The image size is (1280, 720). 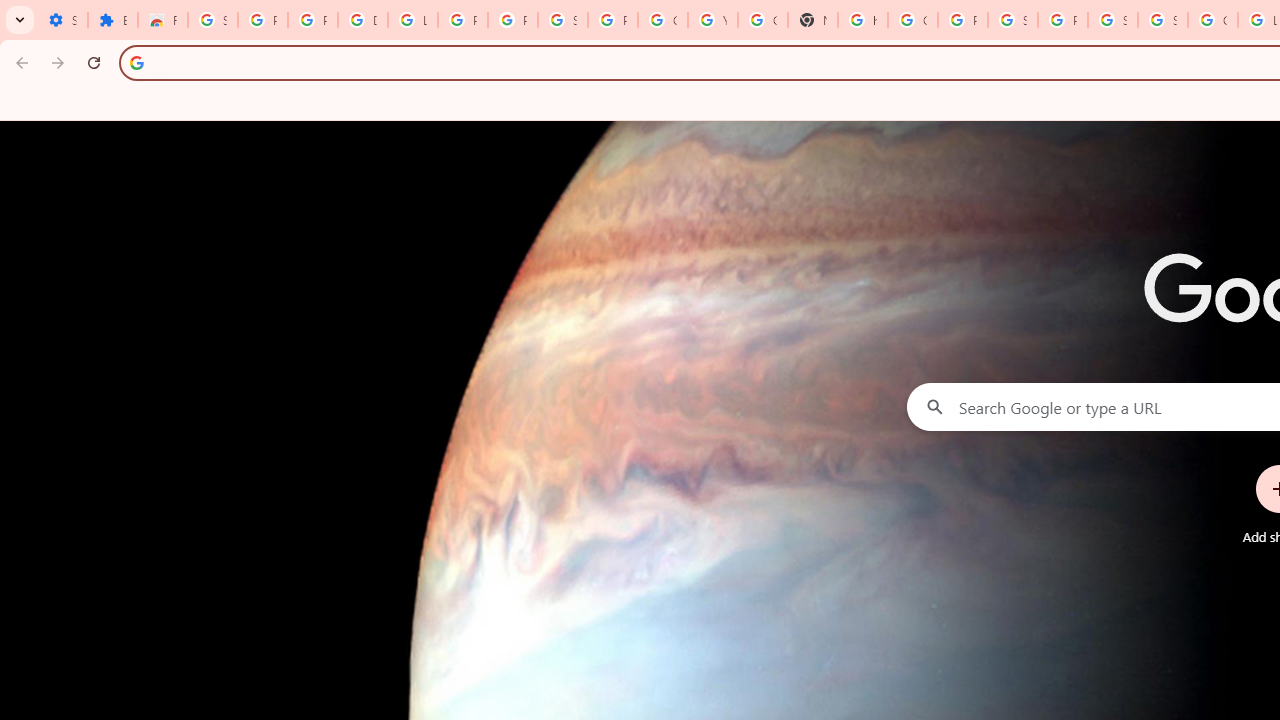 I want to click on 'Learn how to find your photos - Google Photos Help', so click(x=411, y=20).